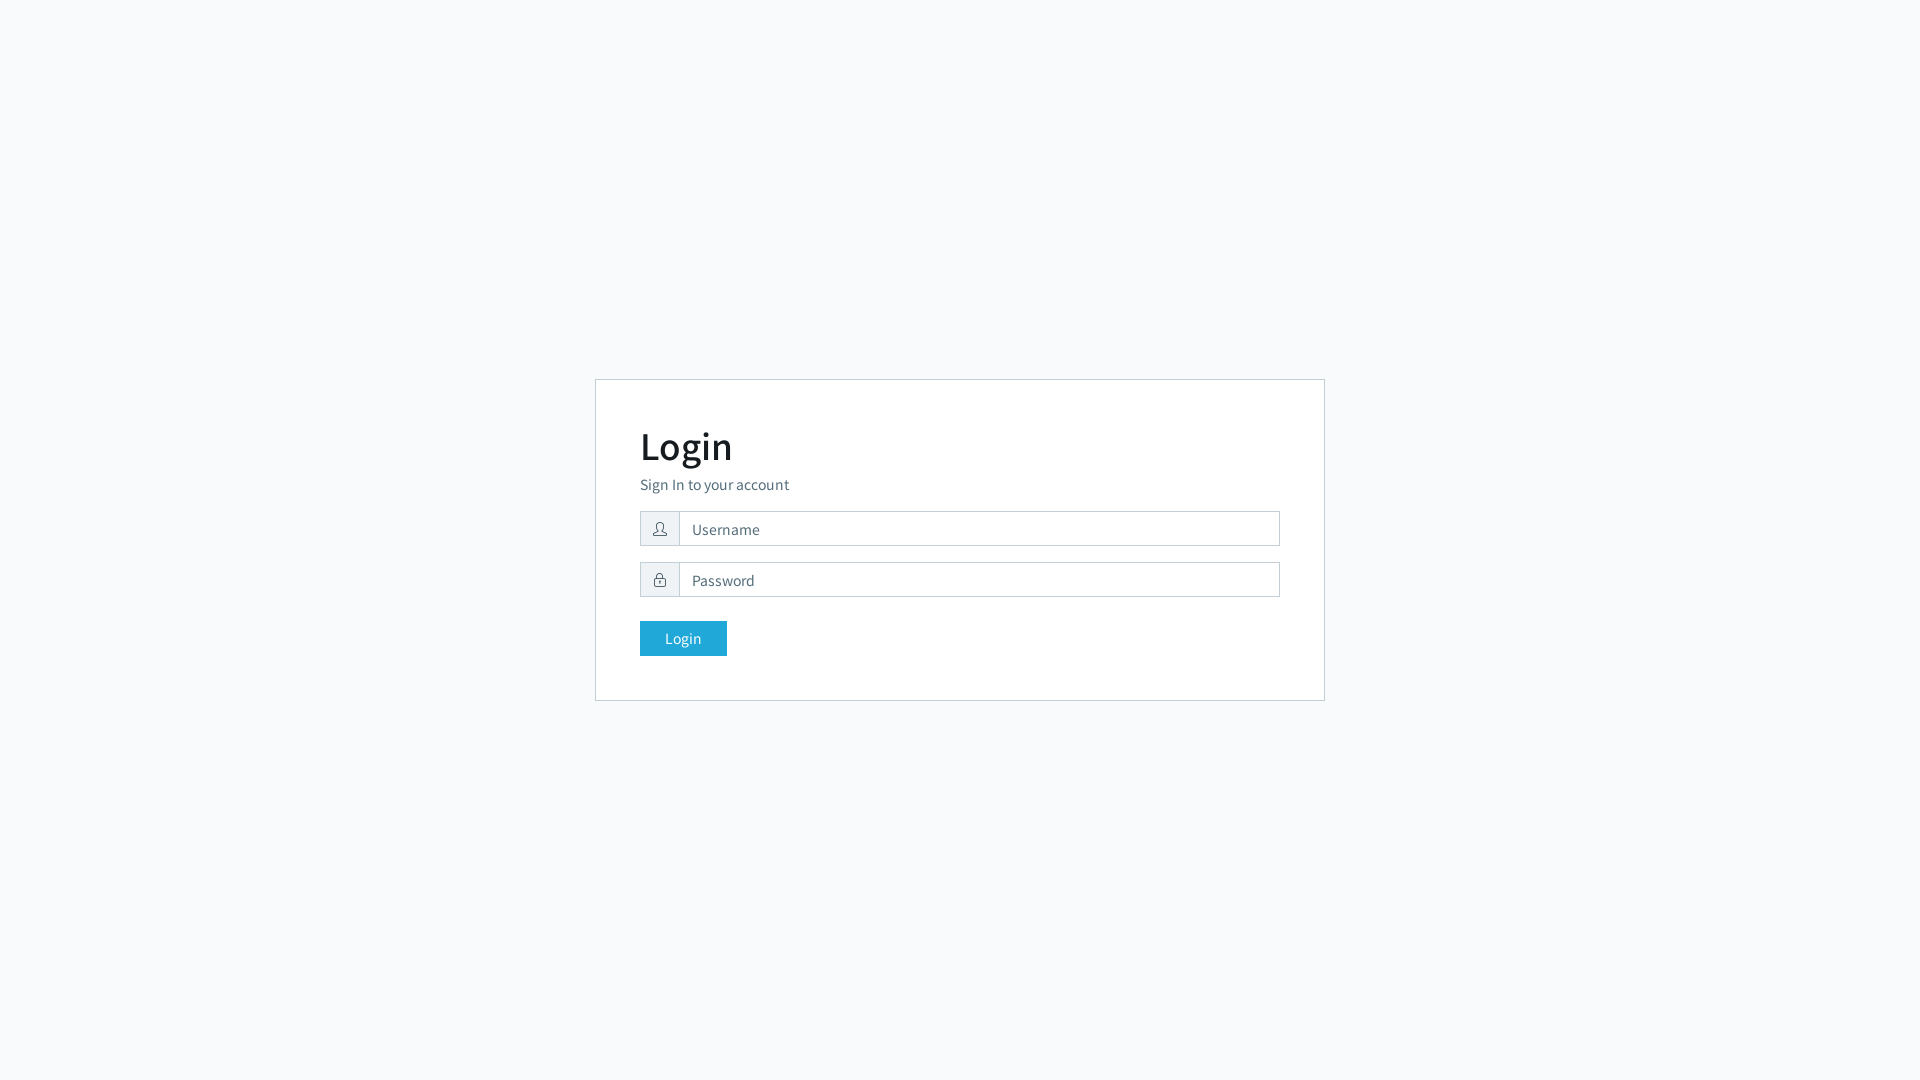  What do you see at coordinates (683, 638) in the screenshot?
I see `'Login'` at bounding box center [683, 638].